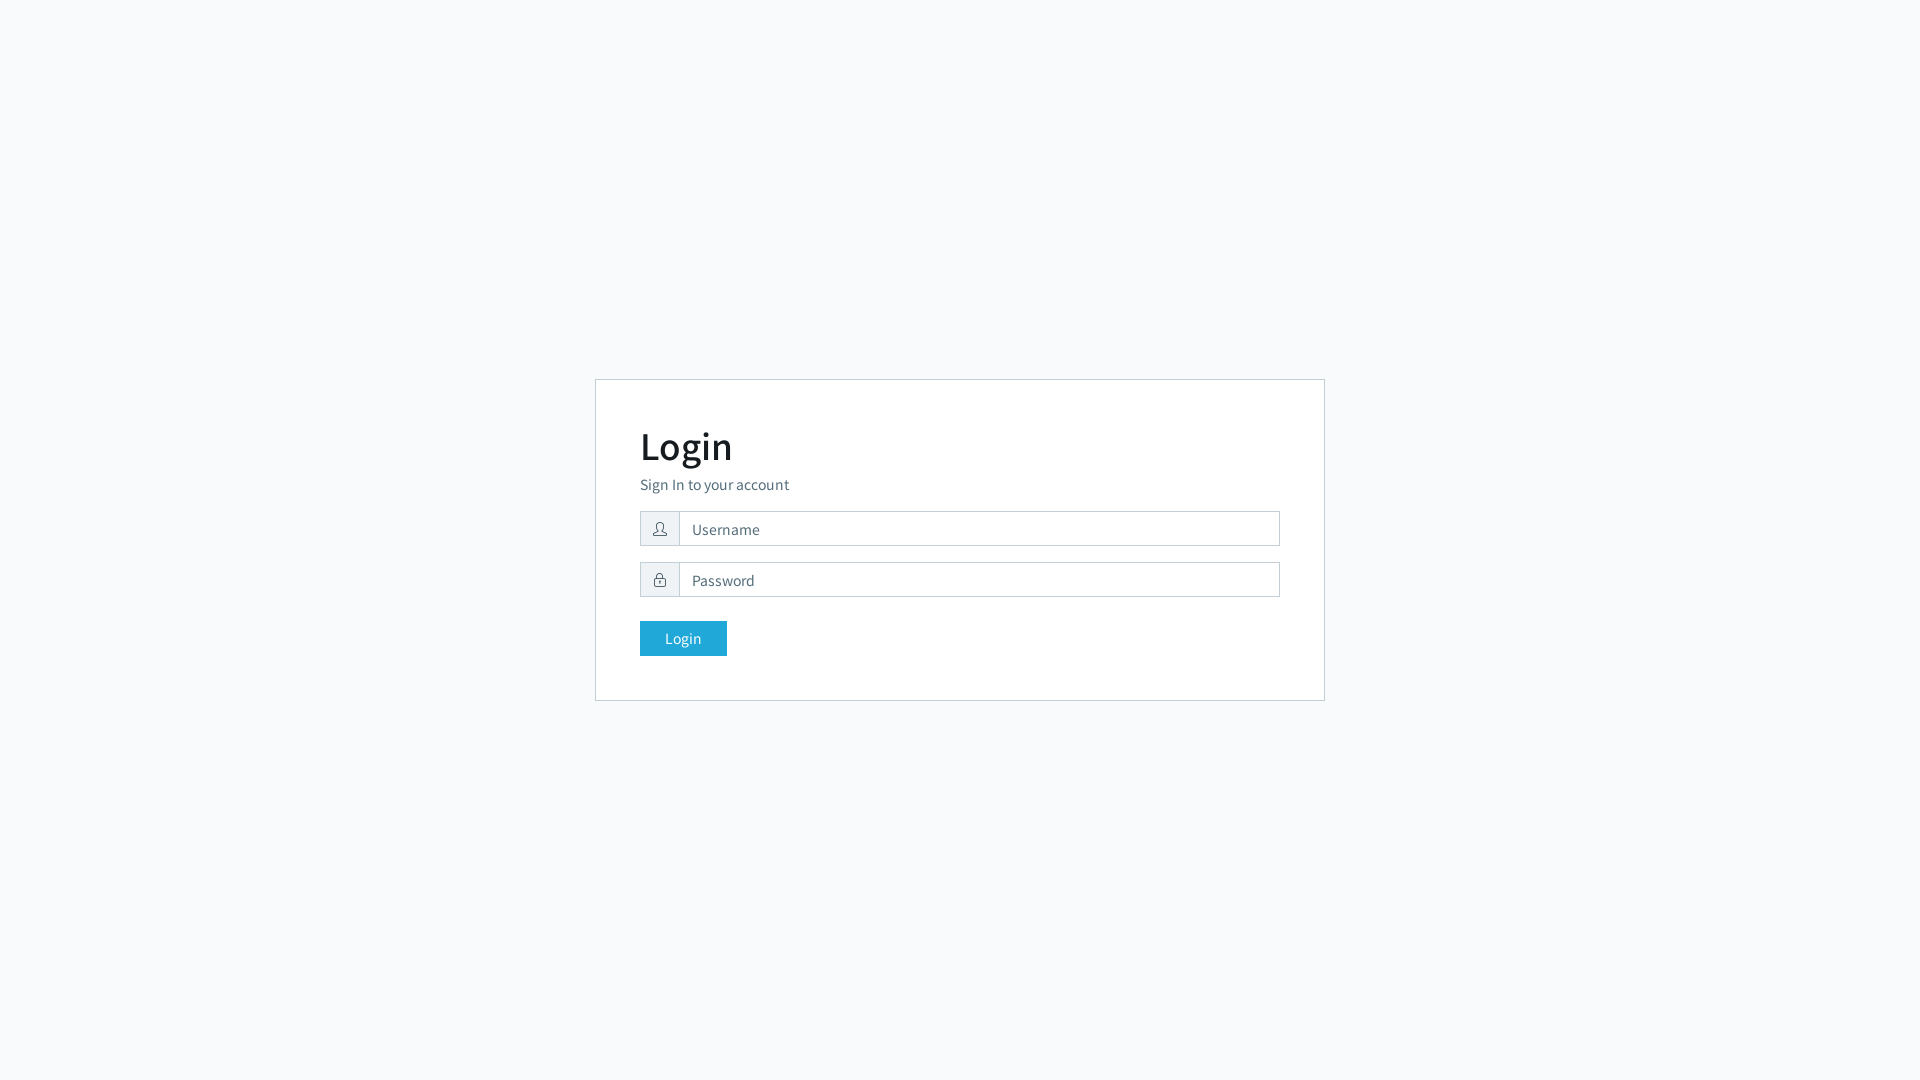  What do you see at coordinates (683, 638) in the screenshot?
I see `'Login'` at bounding box center [683, 638].